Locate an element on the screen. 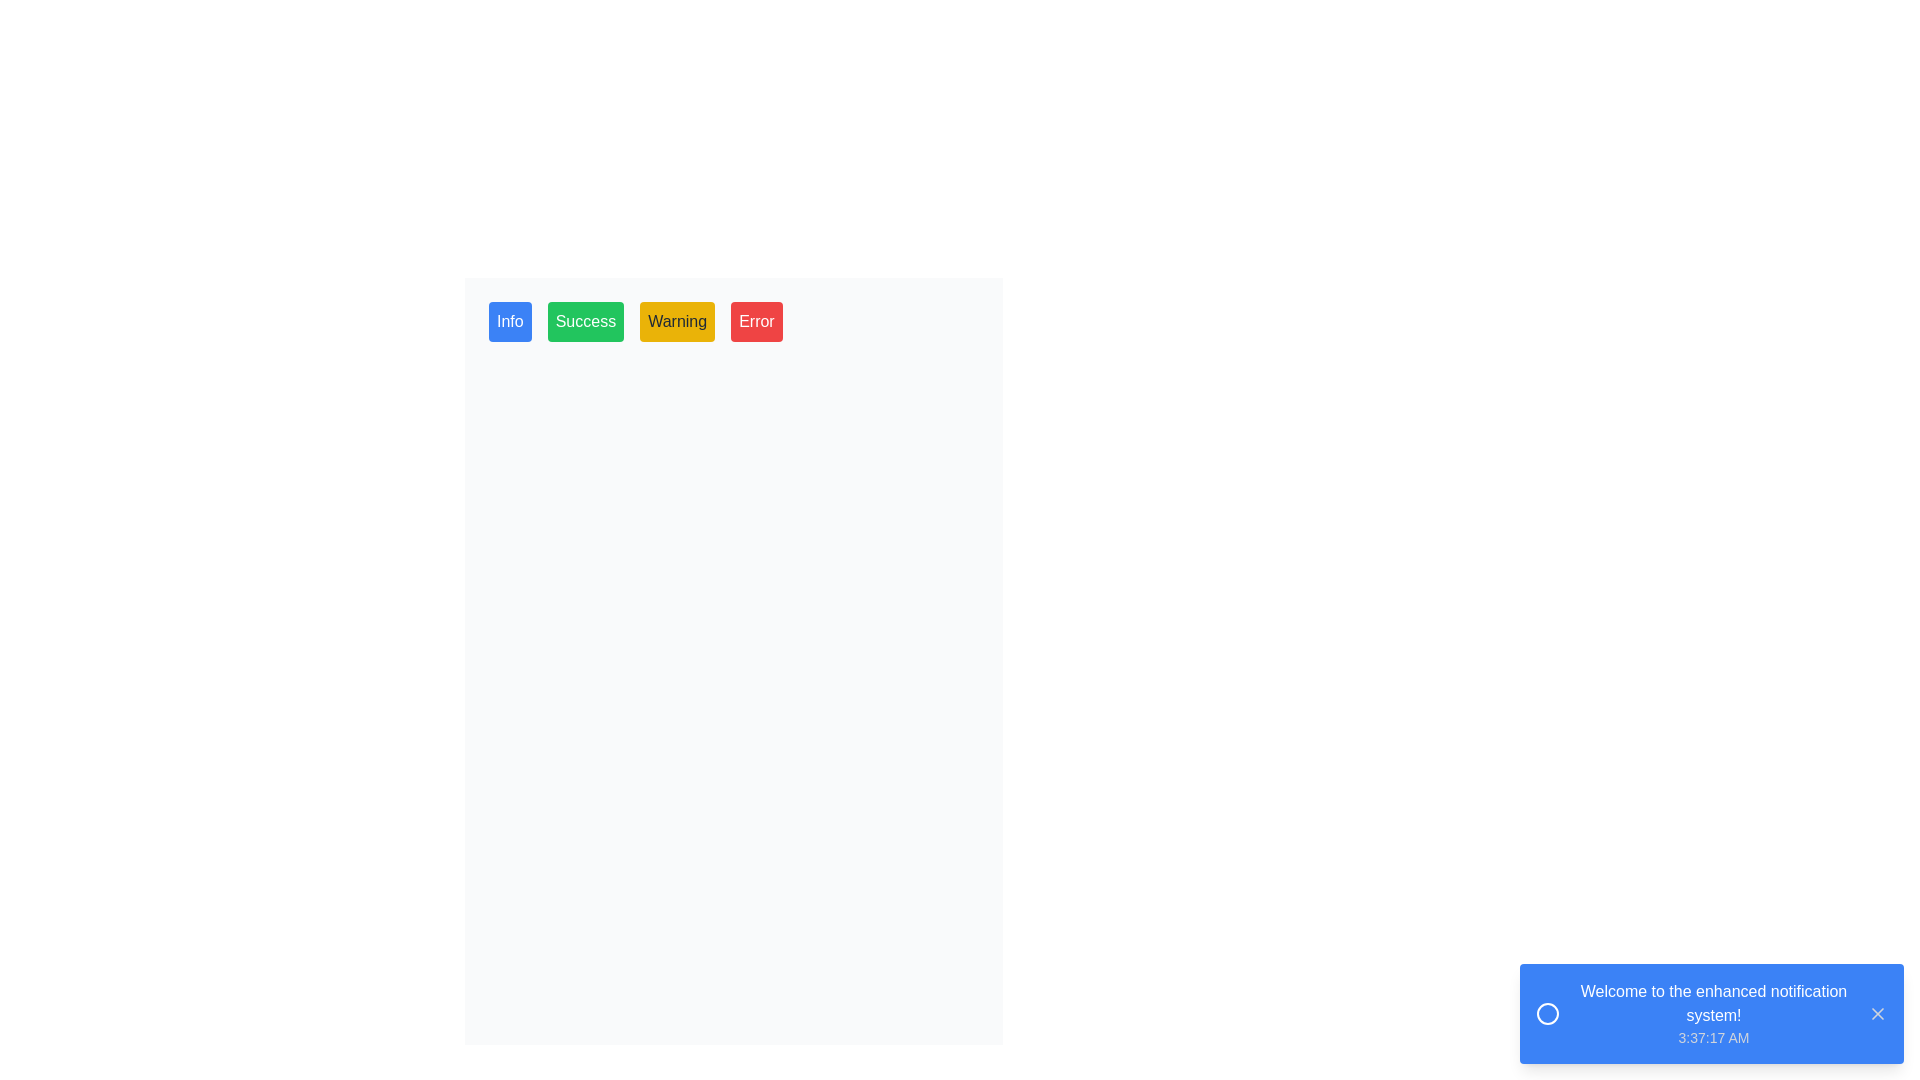 Image resolution: width=1920 pixels, height=1080 pixels. the 'Warning' button with a yellow background and black text is located at coordinates (677, 320).